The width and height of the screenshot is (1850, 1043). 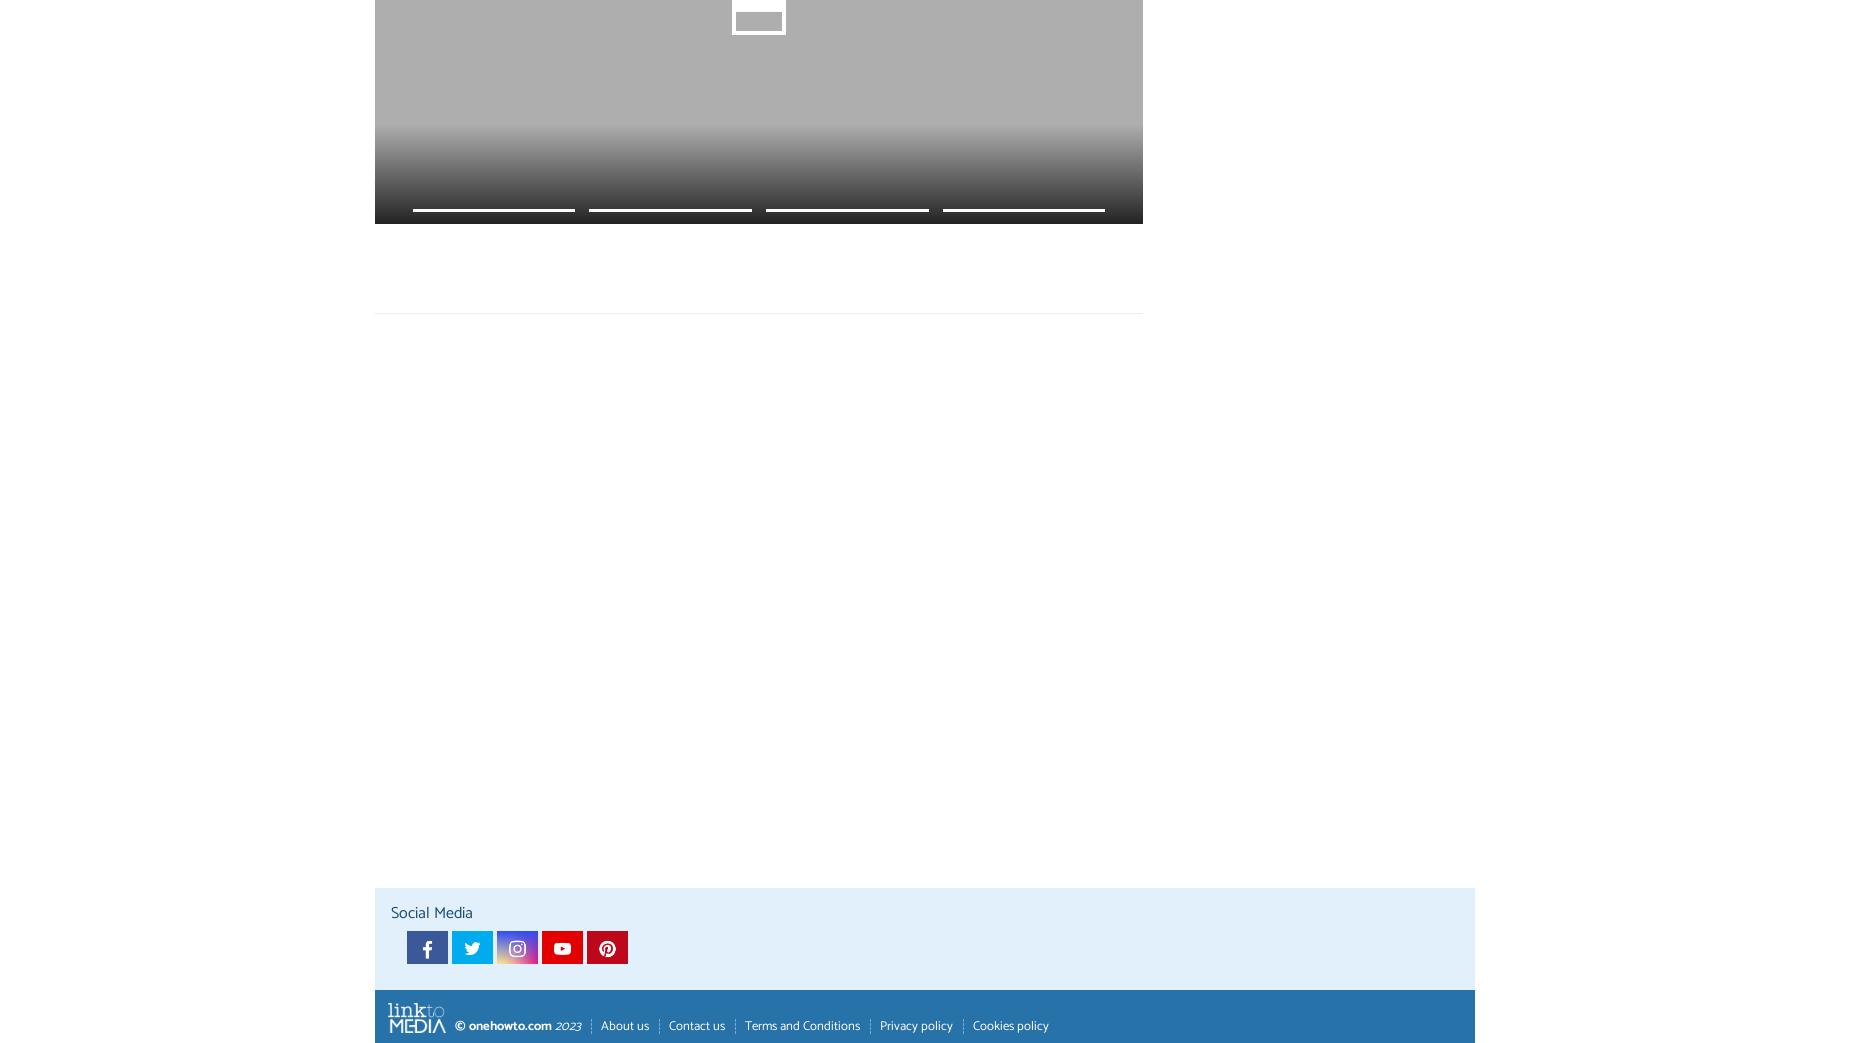 What do you see at coordinates (628, 241) in the screenshot?
I see `'How to Remove the Smell of Urine from Clothing - 4 steps'` at bounding box center [628, 241].